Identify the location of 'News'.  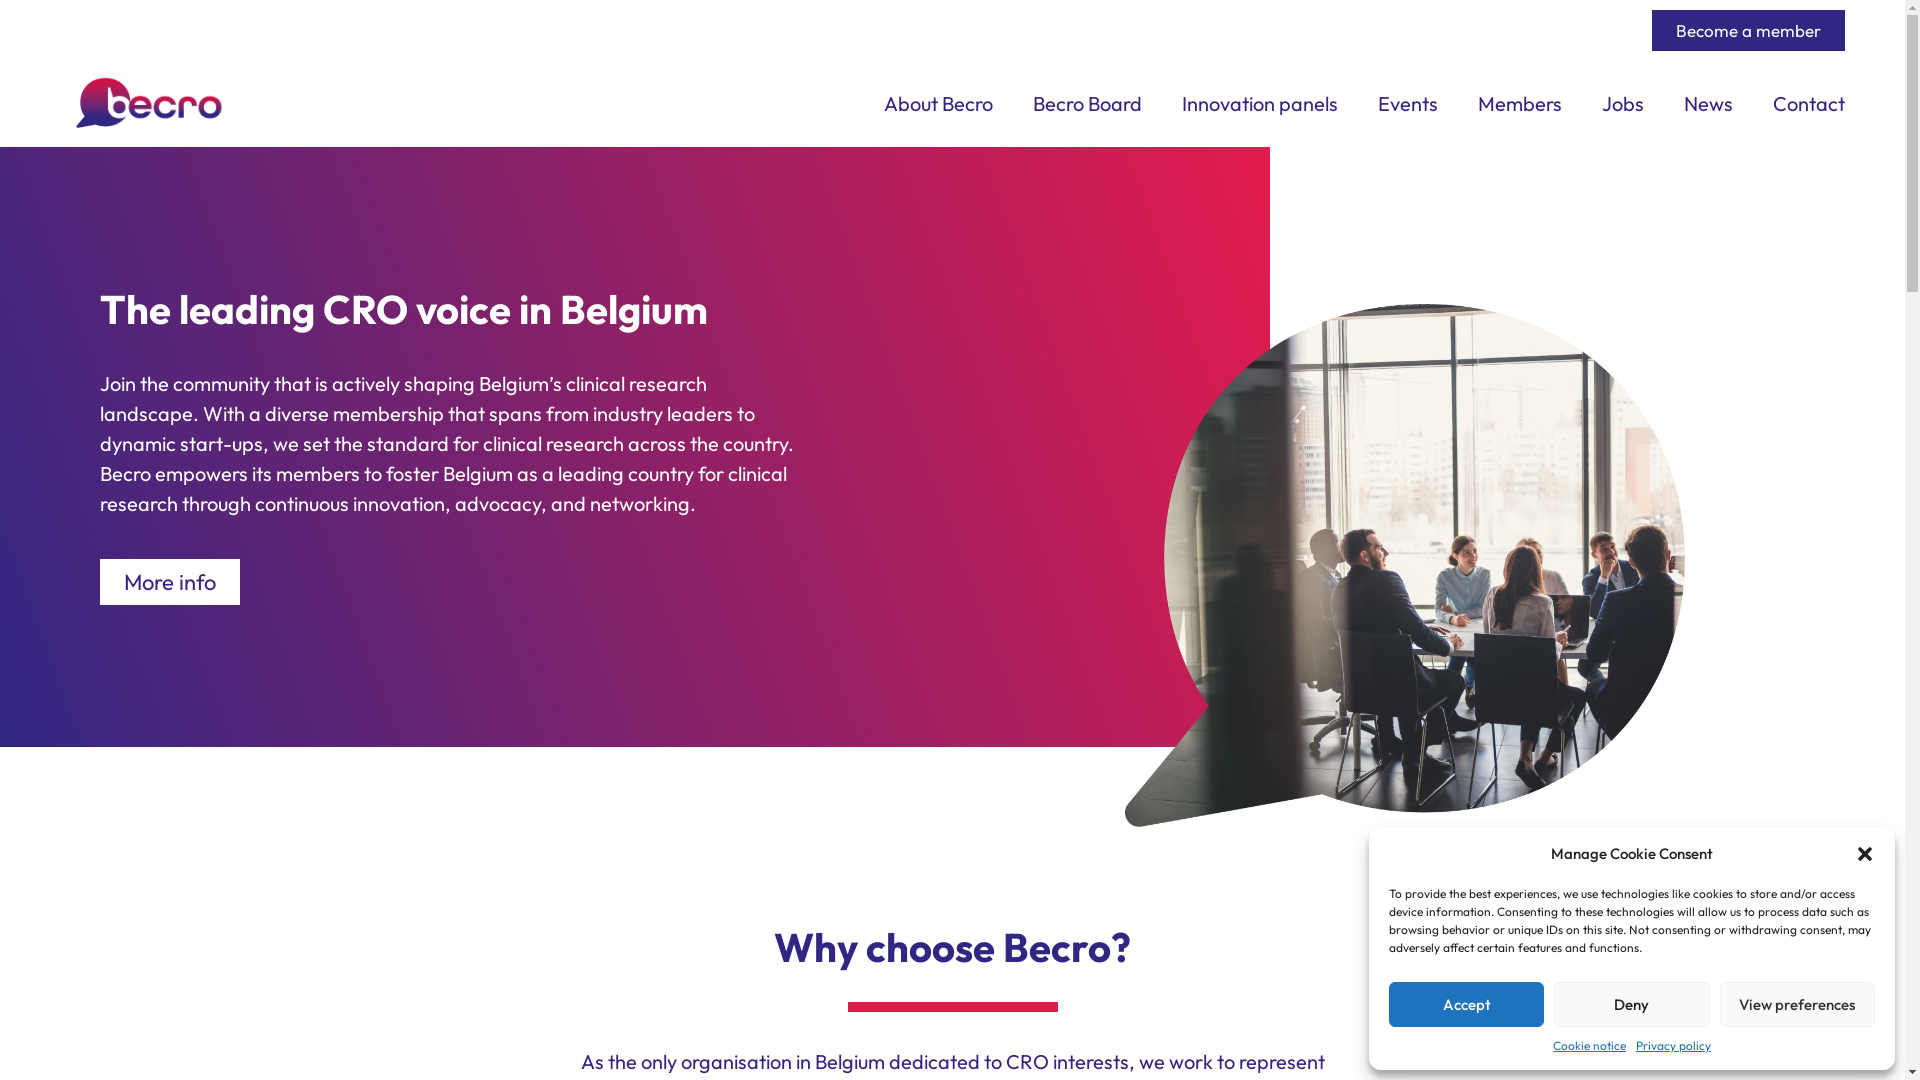
(1707, 104).